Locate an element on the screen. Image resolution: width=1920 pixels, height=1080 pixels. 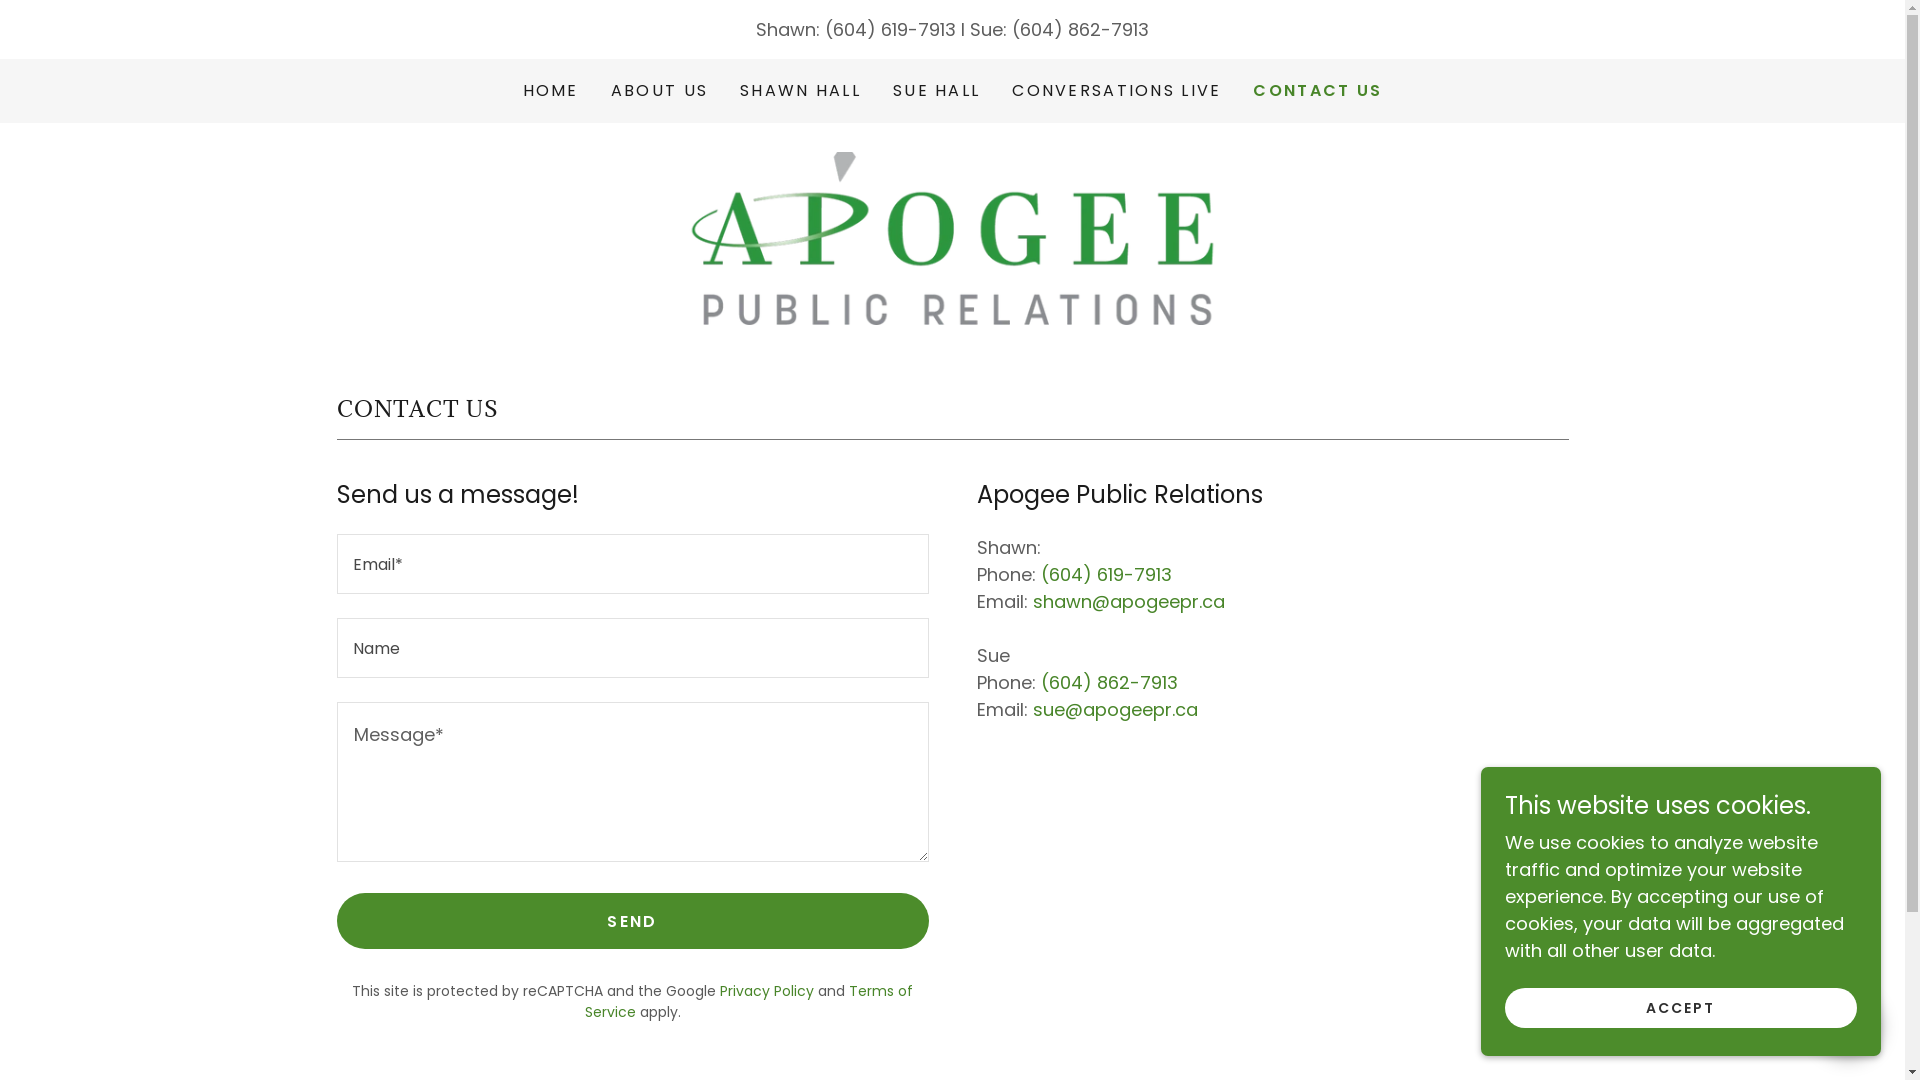
'sue@apogeepr.ca' is located at coordinates (1113, 708).